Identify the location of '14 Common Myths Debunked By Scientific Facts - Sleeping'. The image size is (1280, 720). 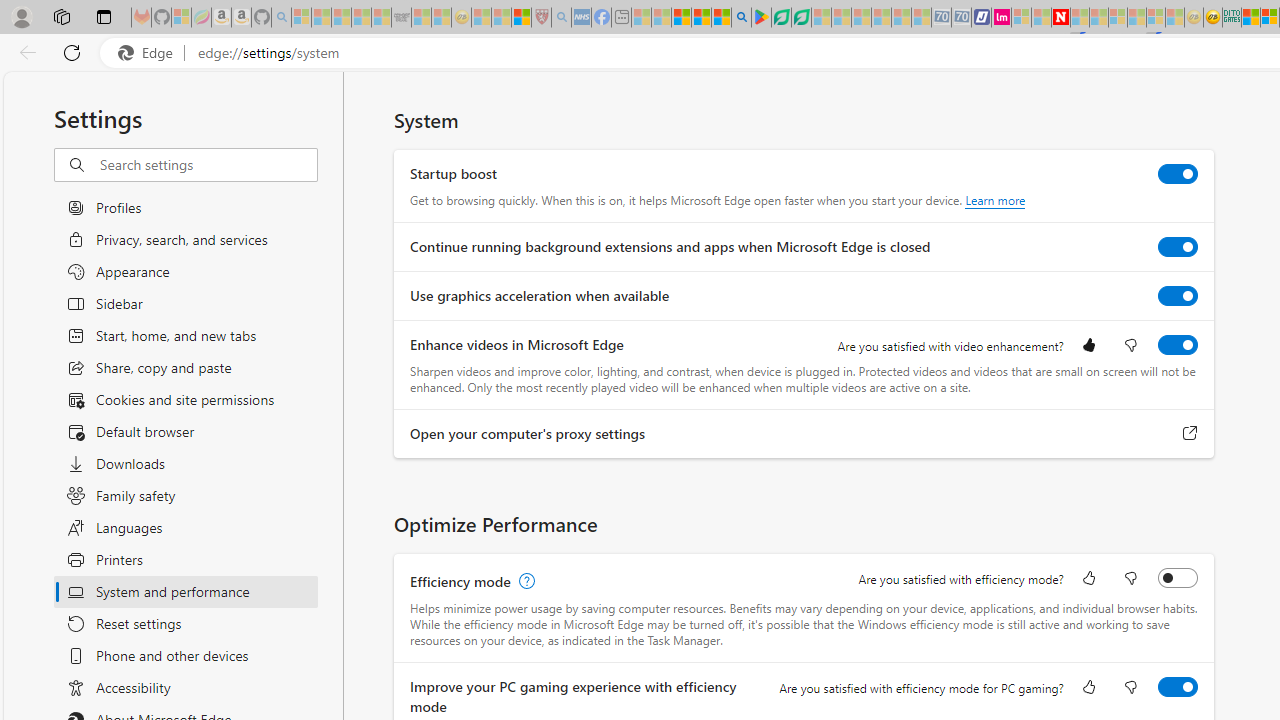
(1098, 17).